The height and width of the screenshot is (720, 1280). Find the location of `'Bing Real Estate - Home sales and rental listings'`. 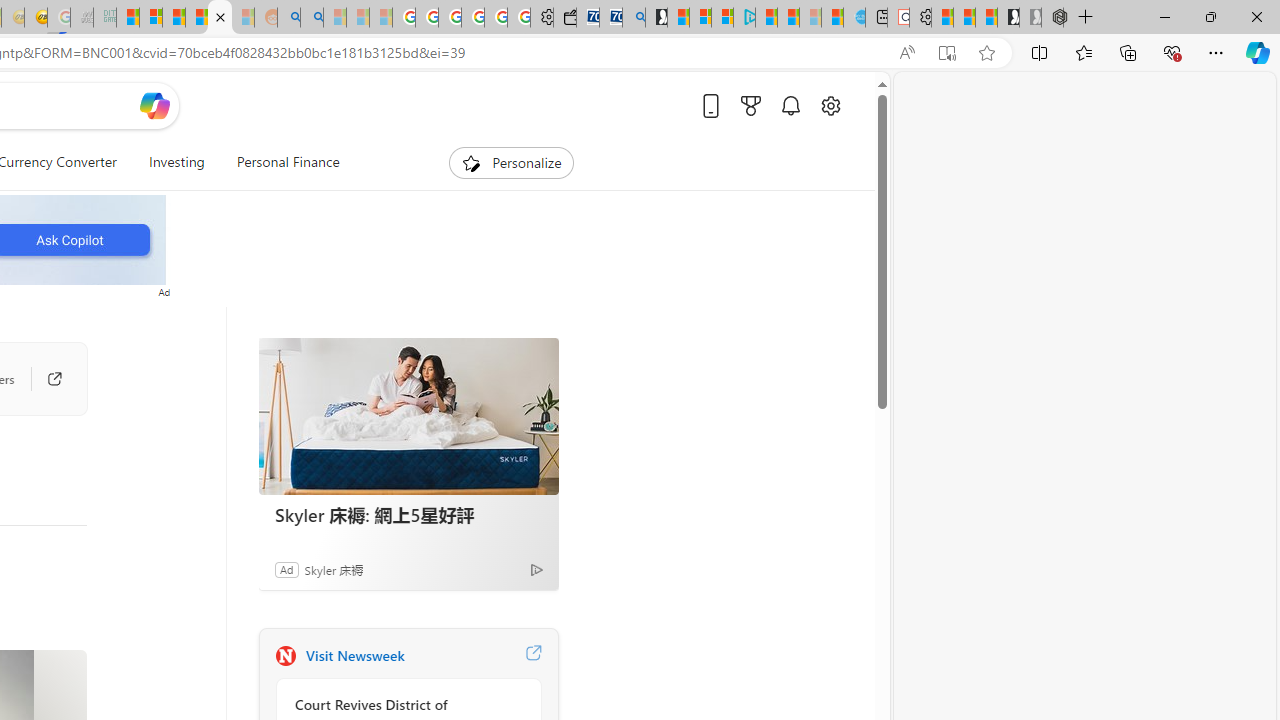

'Bing Real Estate - Home sales and rental listings' is located at coordinates (633, 17).